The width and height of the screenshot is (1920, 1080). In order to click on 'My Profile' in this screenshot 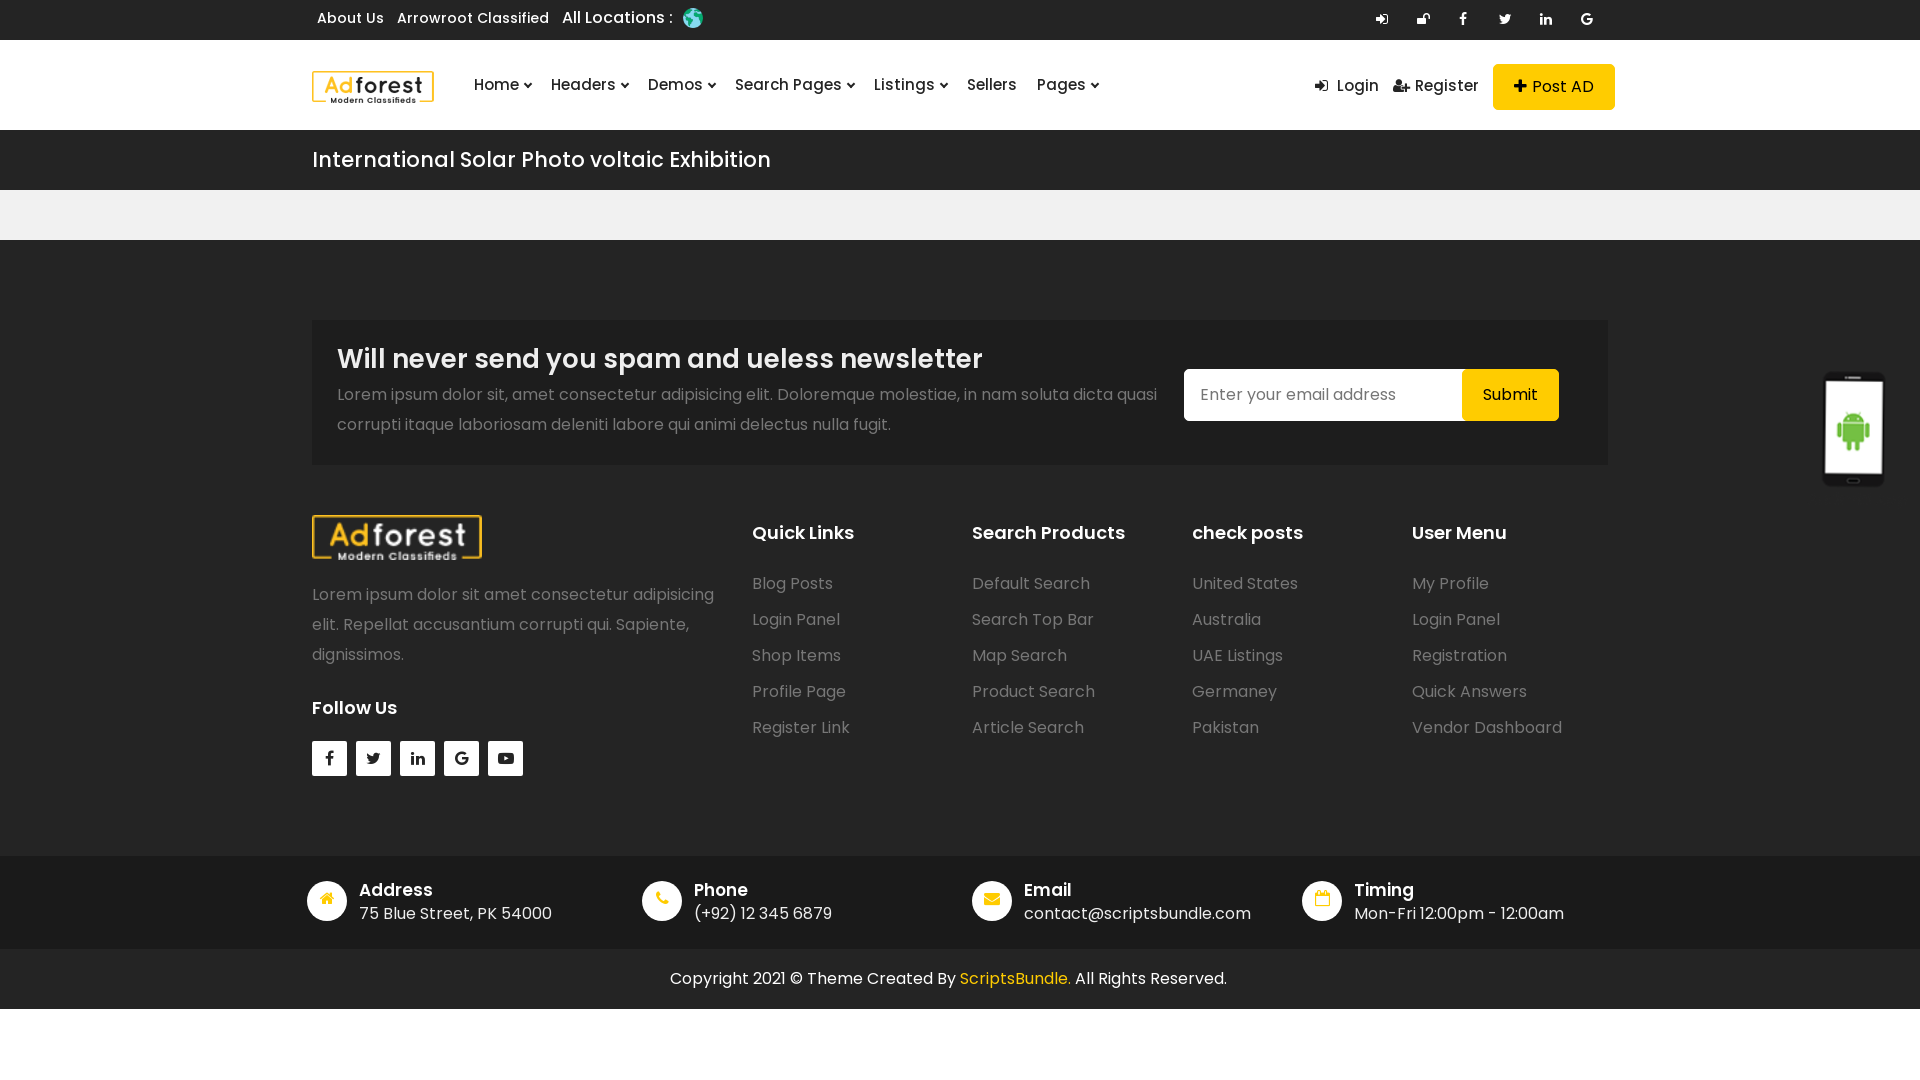, I will do `click(1450, 583)`.